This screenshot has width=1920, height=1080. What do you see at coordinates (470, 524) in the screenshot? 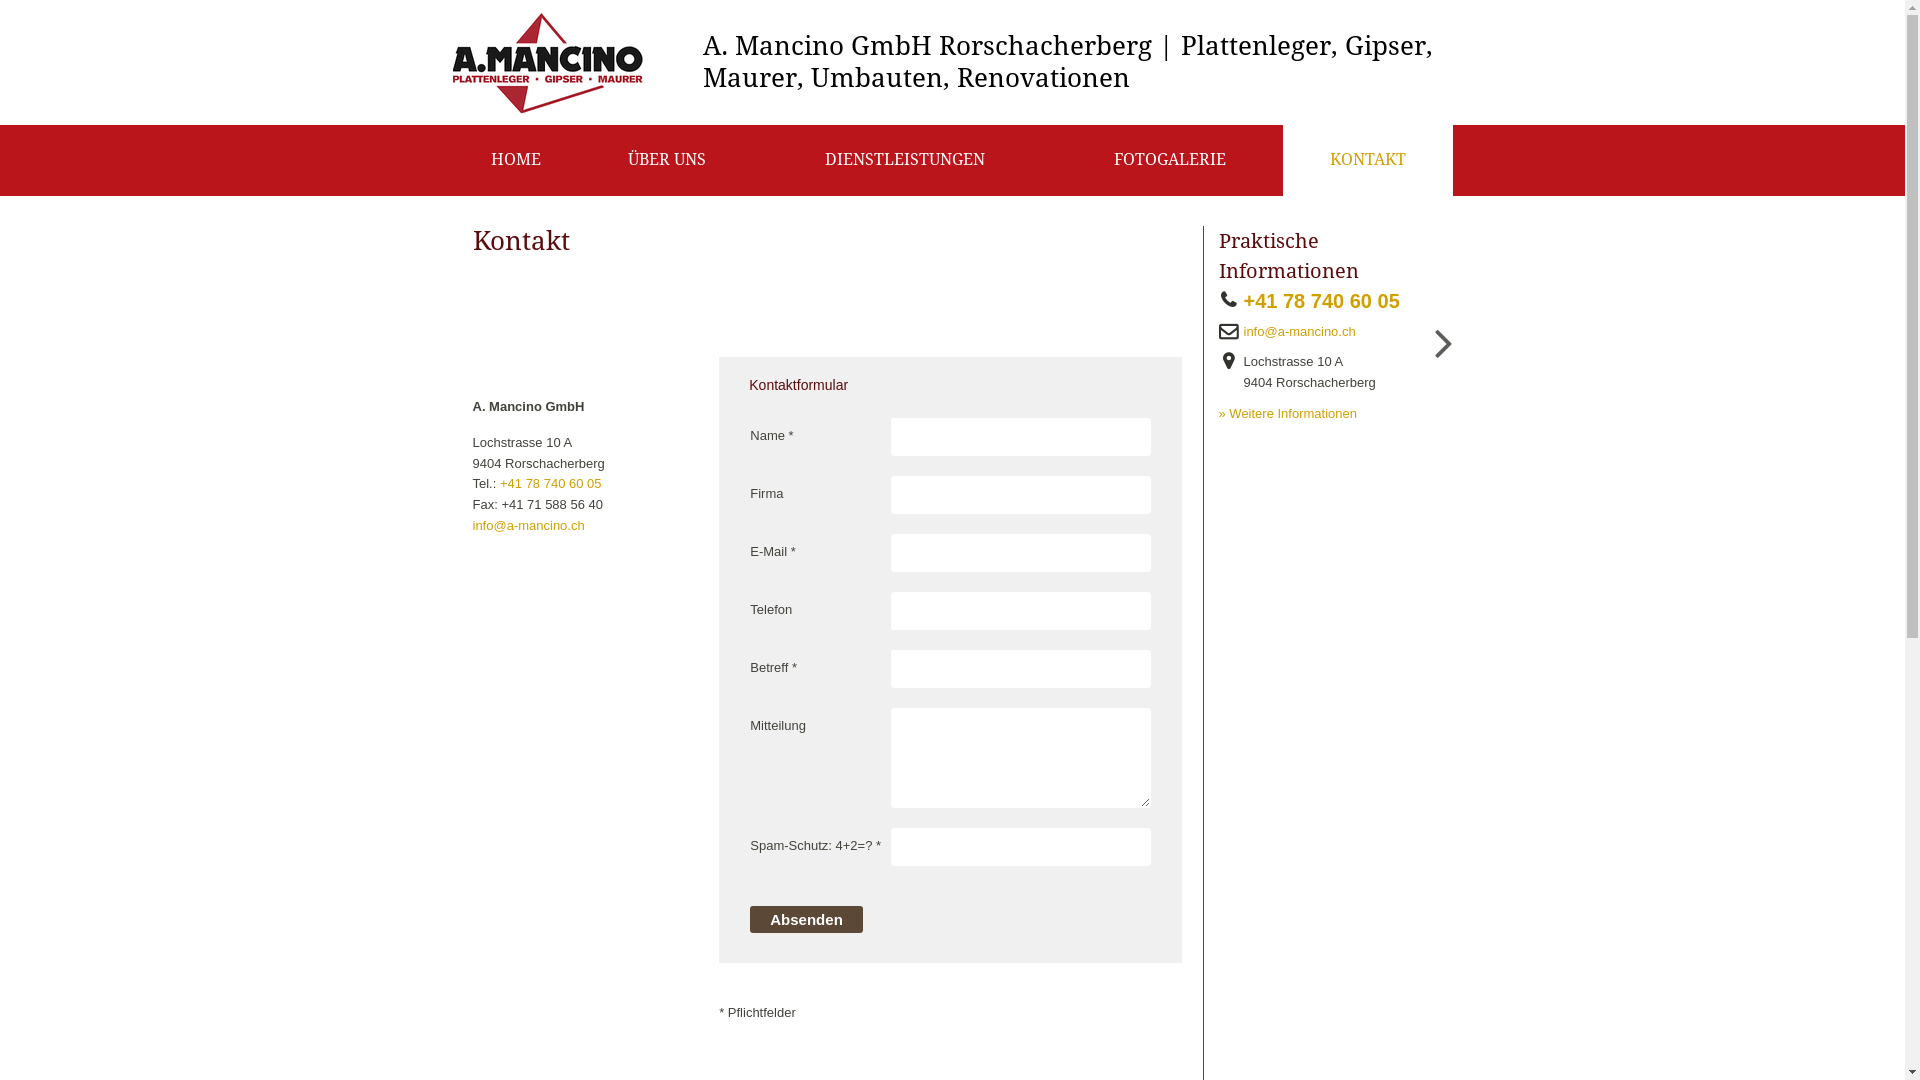
I see `'info@a-mancino.ch'` at bounding box center [470, 524].